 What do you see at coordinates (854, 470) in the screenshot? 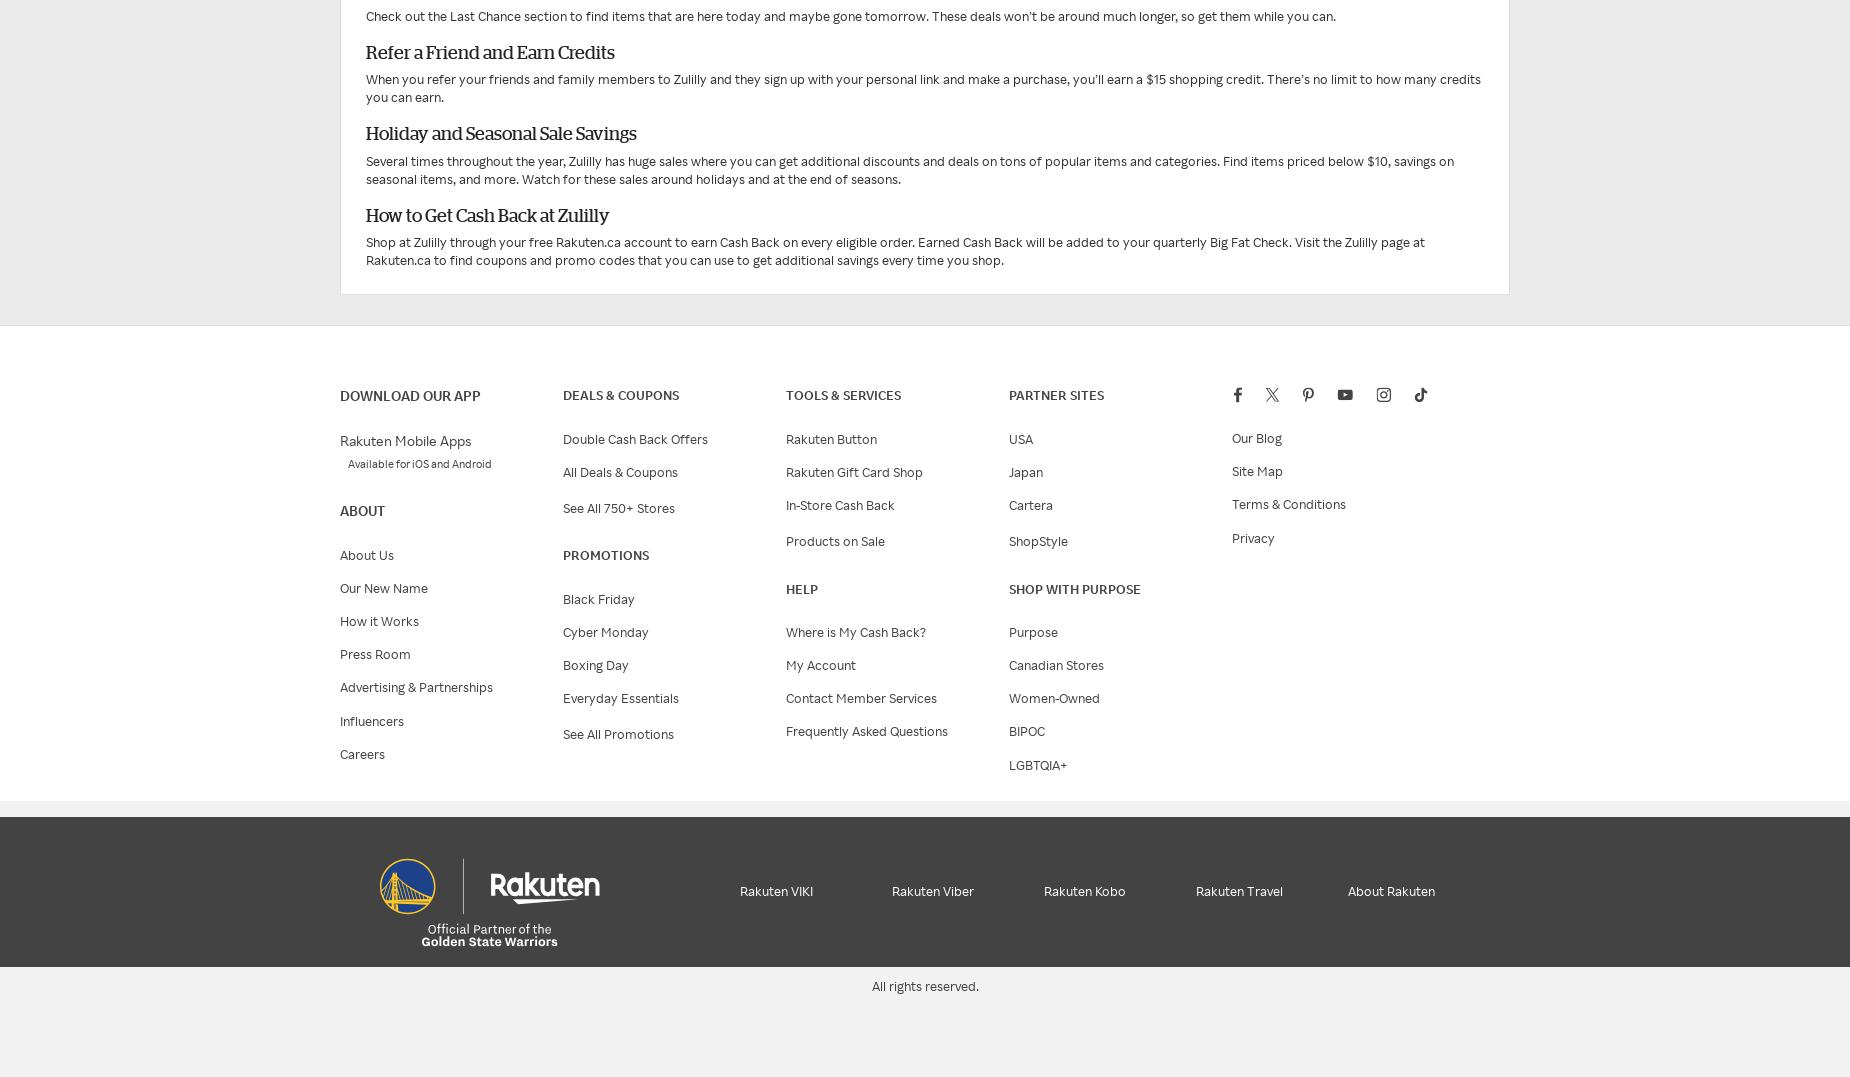
I see `'Rakuten Gift Card Shop'` at bounding box center [854, 470].